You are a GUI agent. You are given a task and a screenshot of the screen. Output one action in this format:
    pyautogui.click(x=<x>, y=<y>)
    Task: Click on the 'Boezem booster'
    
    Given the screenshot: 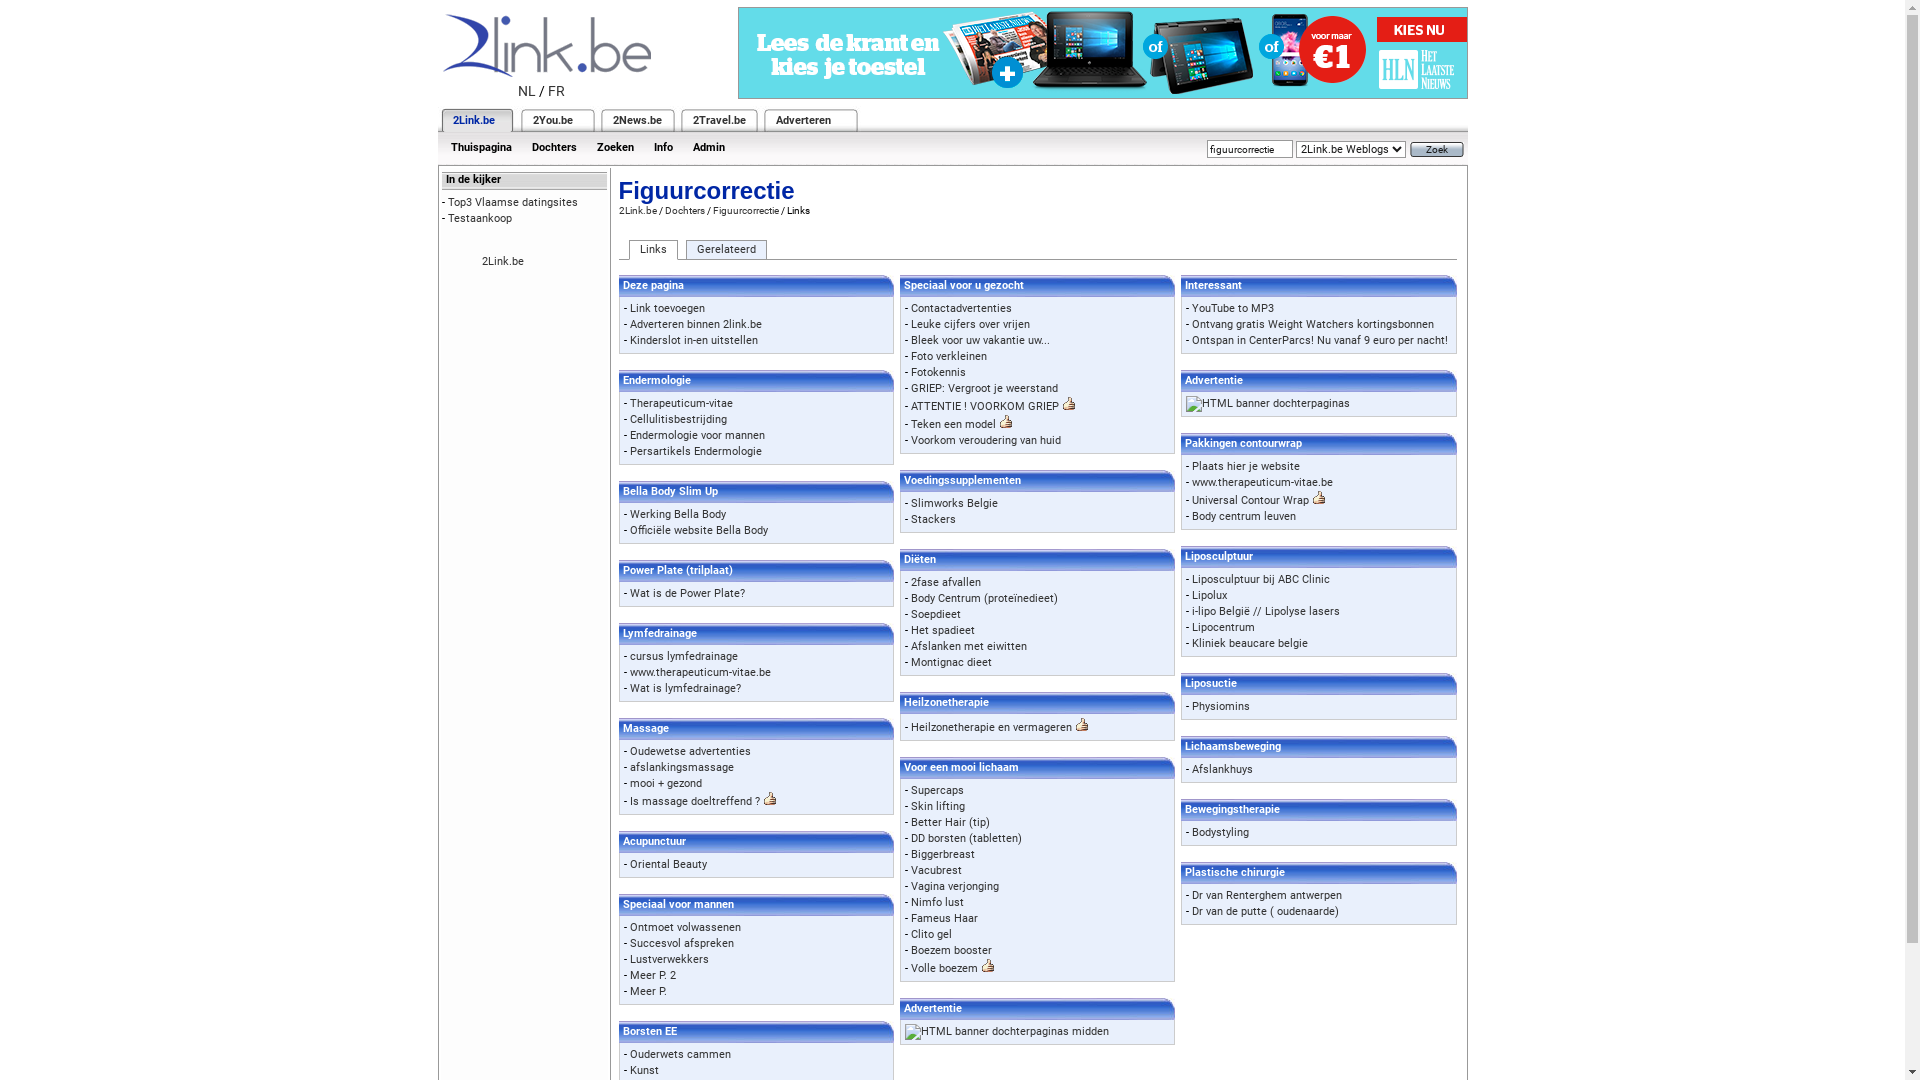 What is the action you would take?
    pyautogui.click(x=950, y=949)
    